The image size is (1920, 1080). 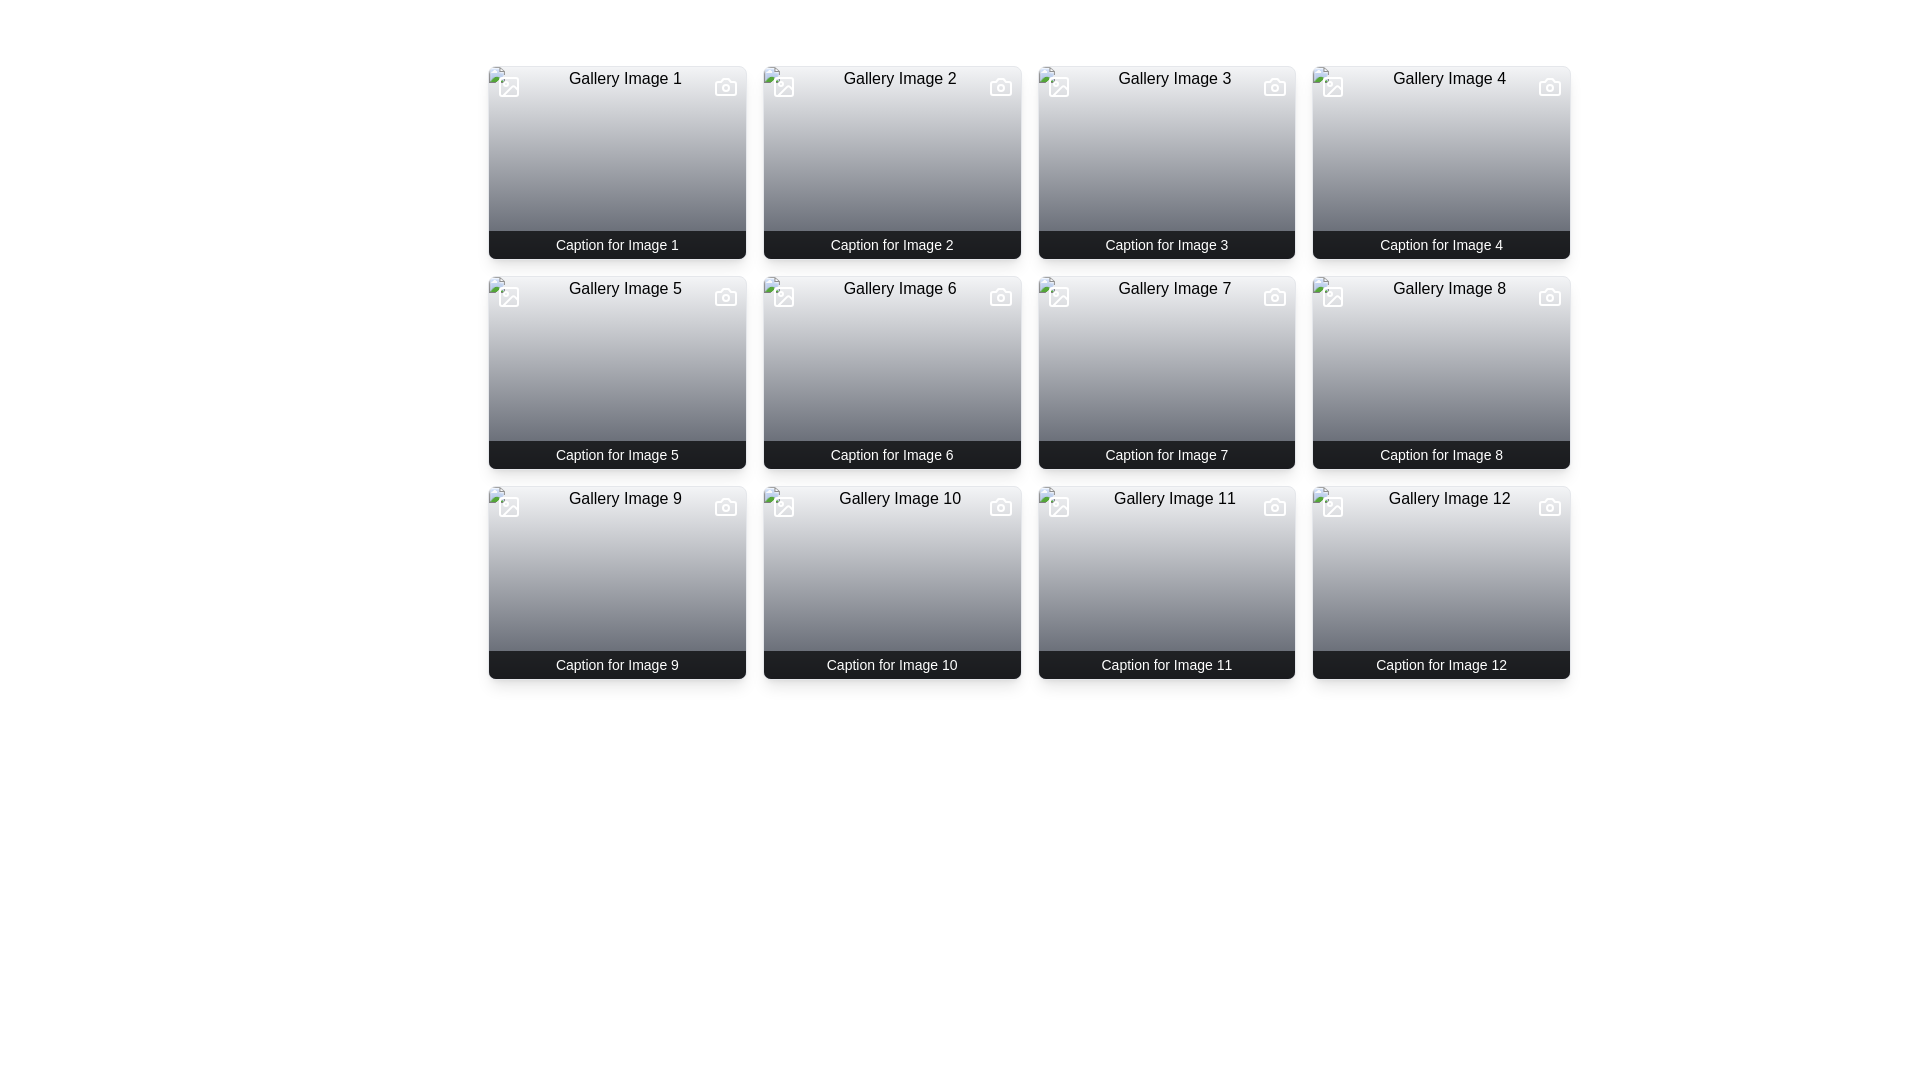 What do you see at coordinates (891, 161) in the screenshot?
I see `the Card component that represents 'Gallery Image 2', which is the second item in the first row of a 4-column grid` at bounding box center [891, 161].